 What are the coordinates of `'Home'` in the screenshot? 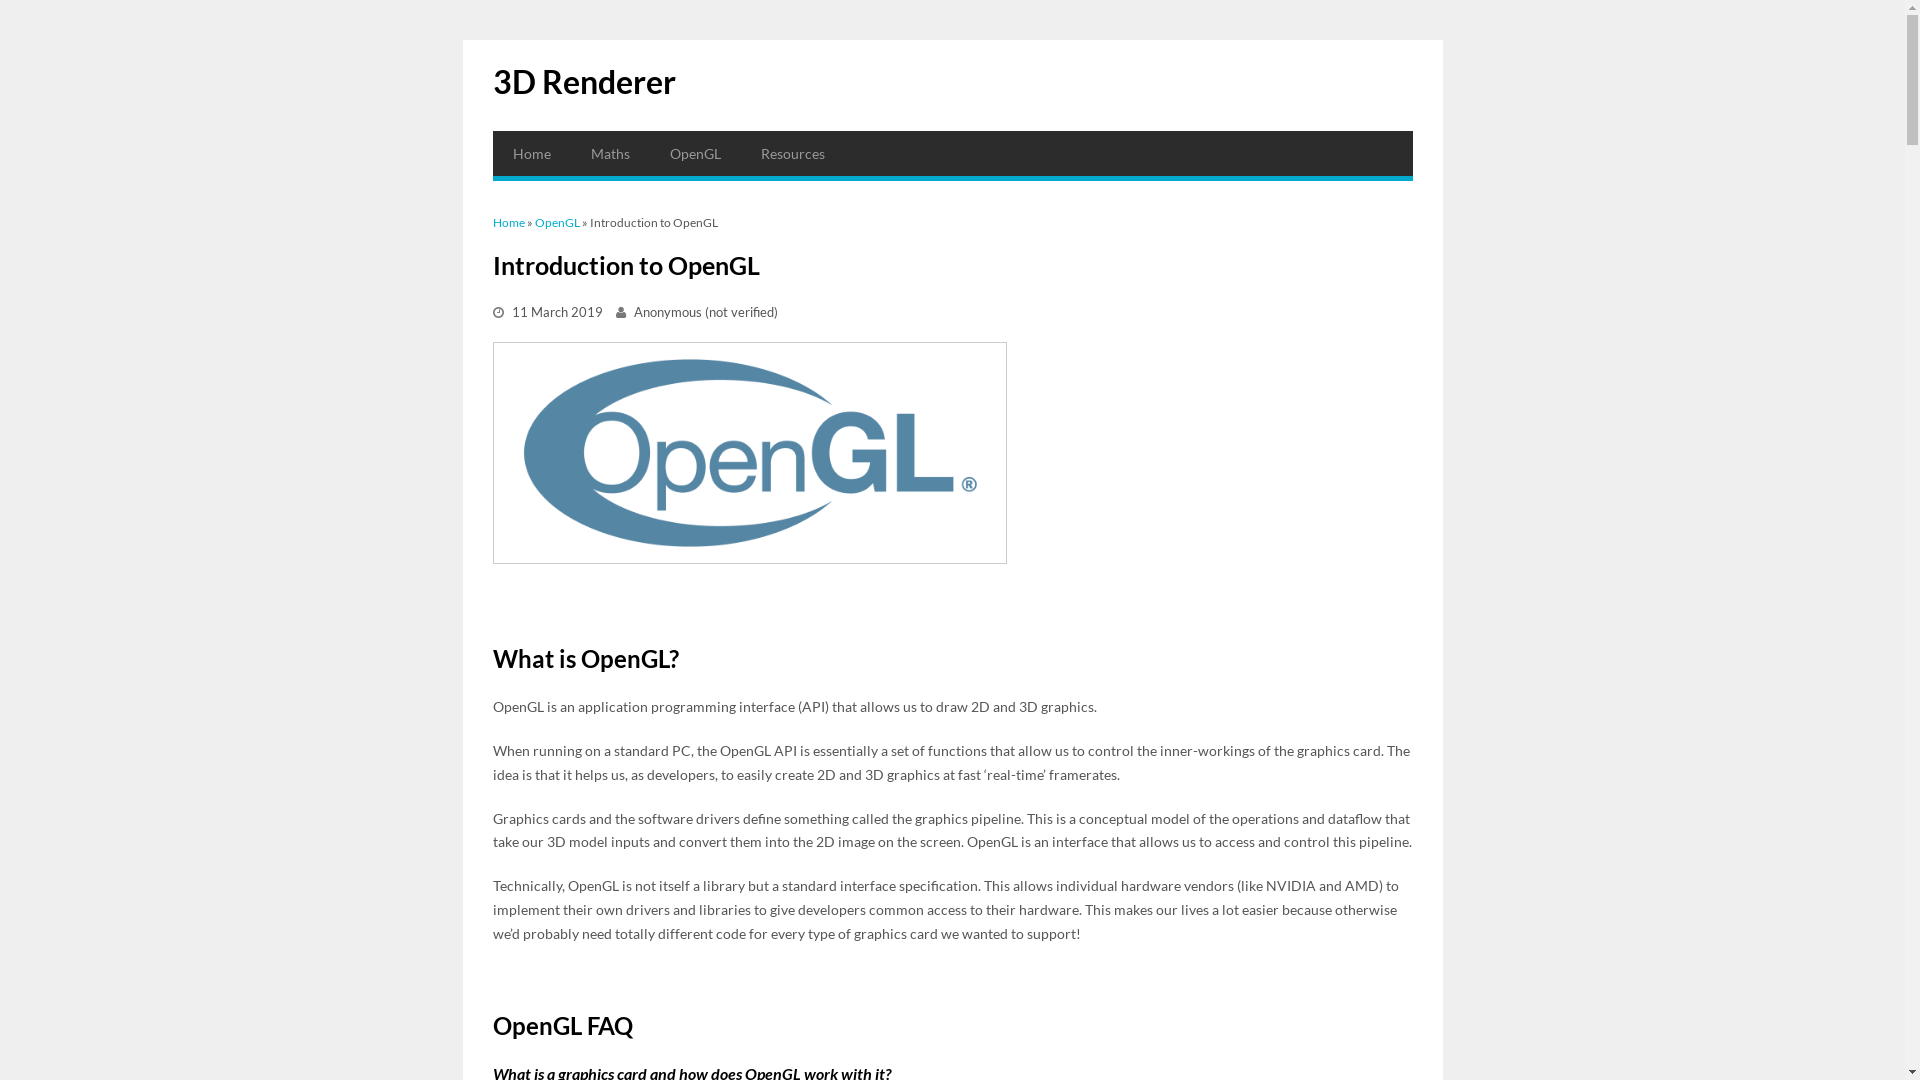 It's located at (531, 152).